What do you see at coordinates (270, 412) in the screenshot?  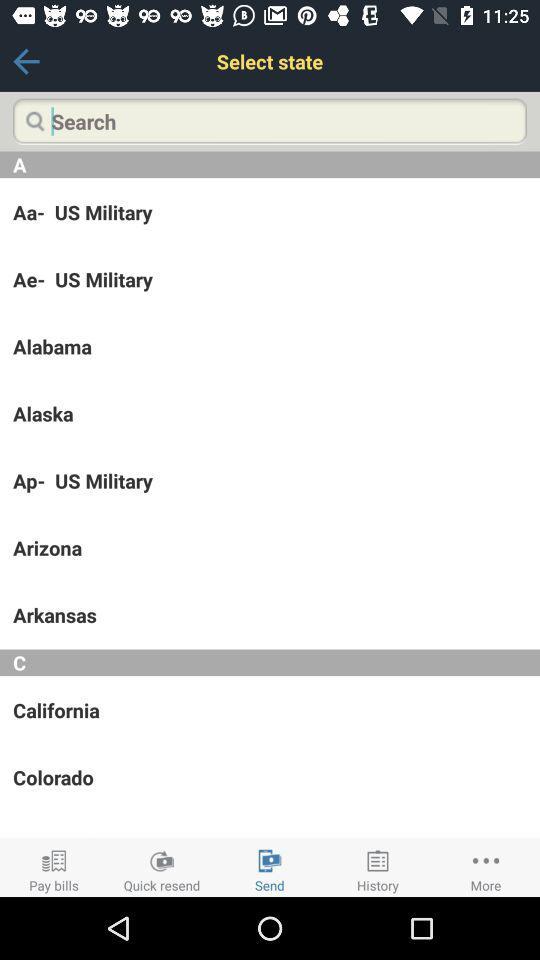 I see `app below alabama` at bounding box center [270, 412].